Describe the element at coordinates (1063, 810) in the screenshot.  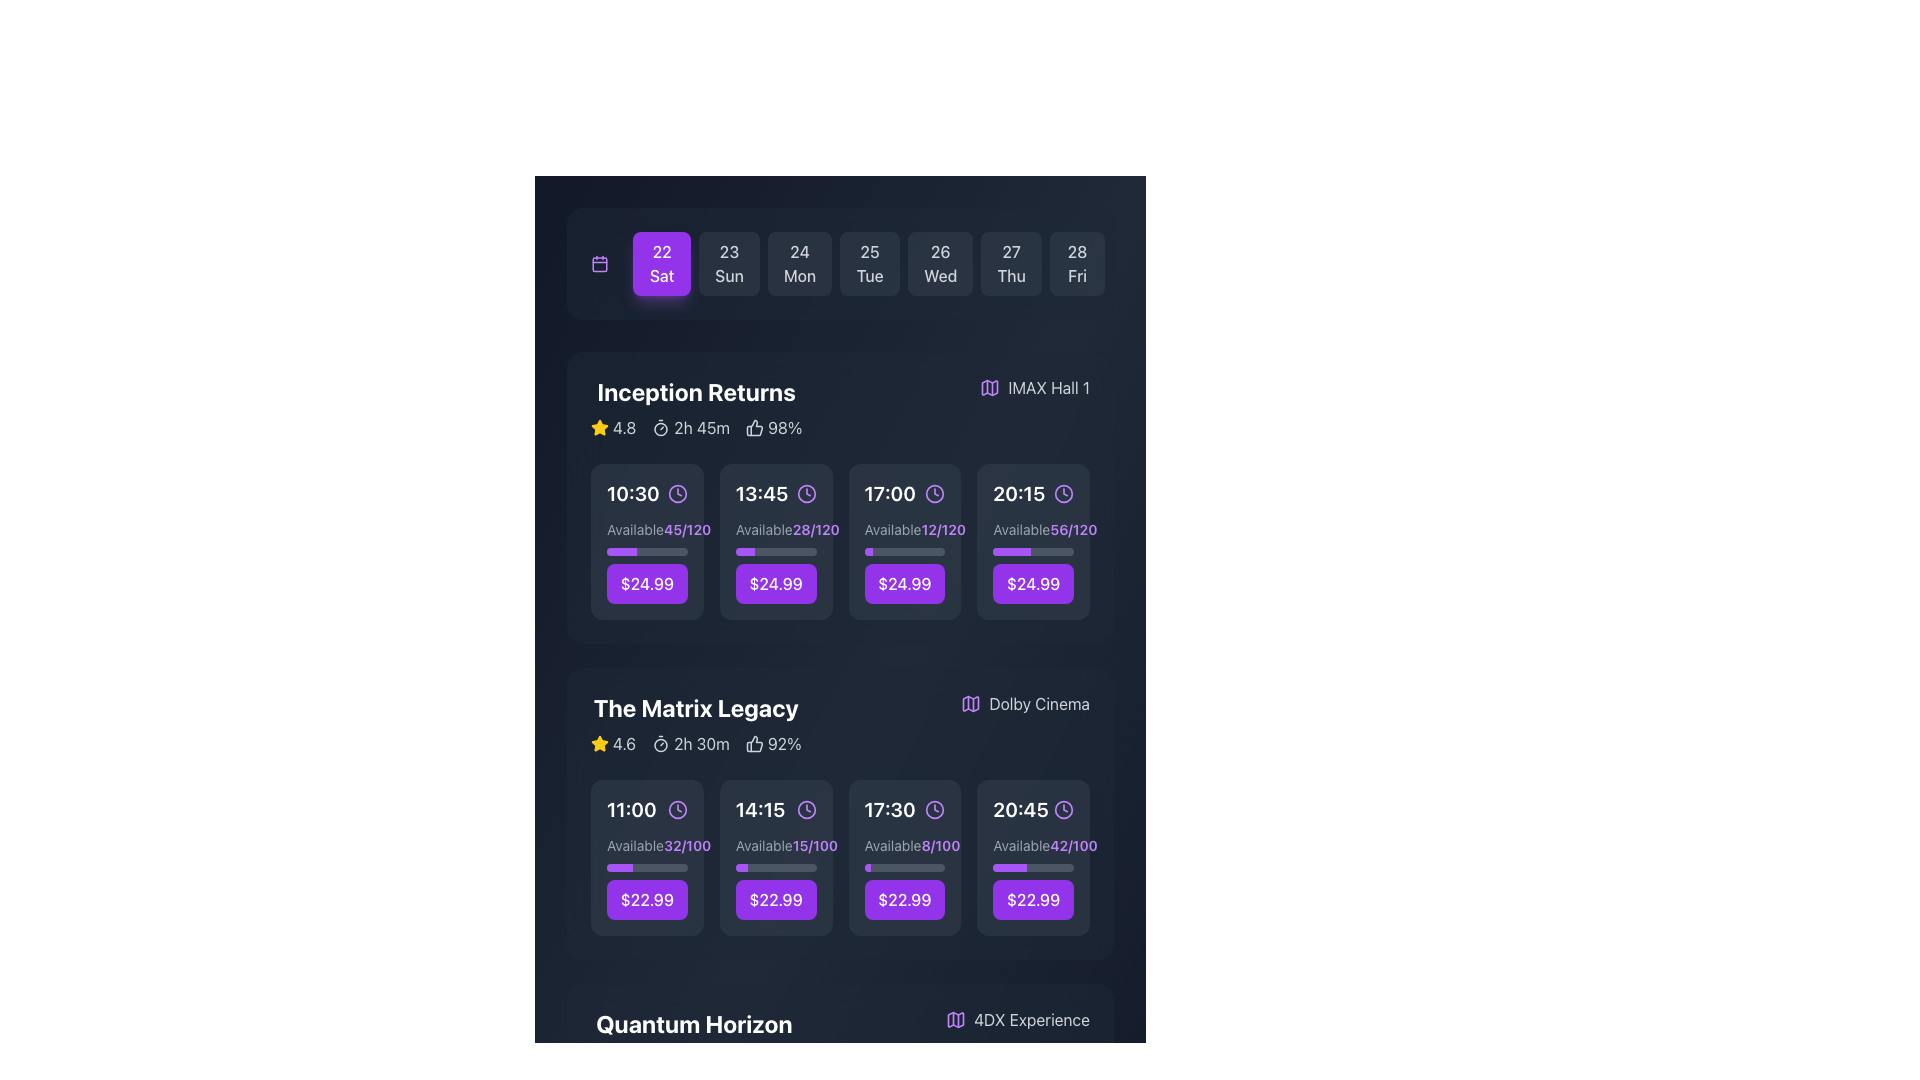
I see `the clock icon element represented as a circle within the SVG graphic, located at the bottom section of the page next to the movie time '20:45' for 'The Matrix Legacy'` at that location.